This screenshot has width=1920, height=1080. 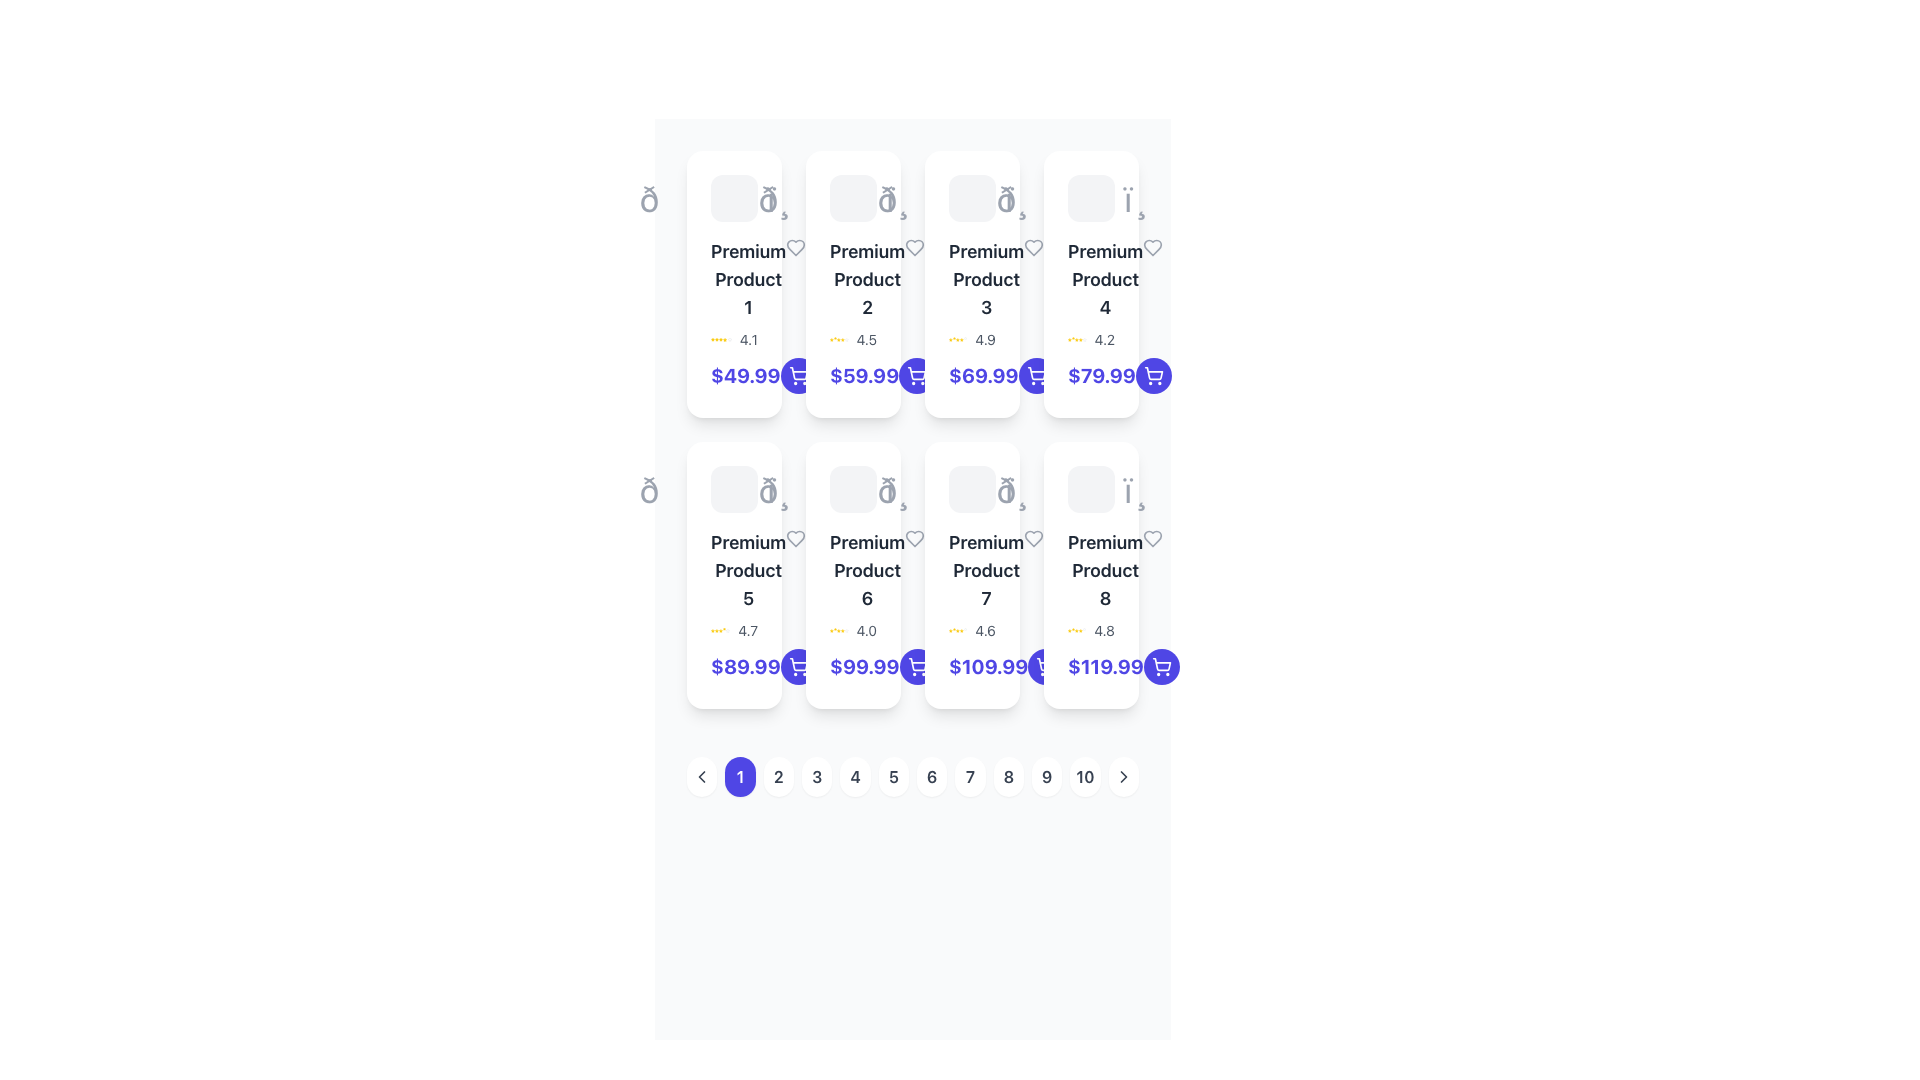 I want to click on the static text label displaying the product's rating, located under the star rating icons in the fourth product of the top row, so click(x=1103, y=338).